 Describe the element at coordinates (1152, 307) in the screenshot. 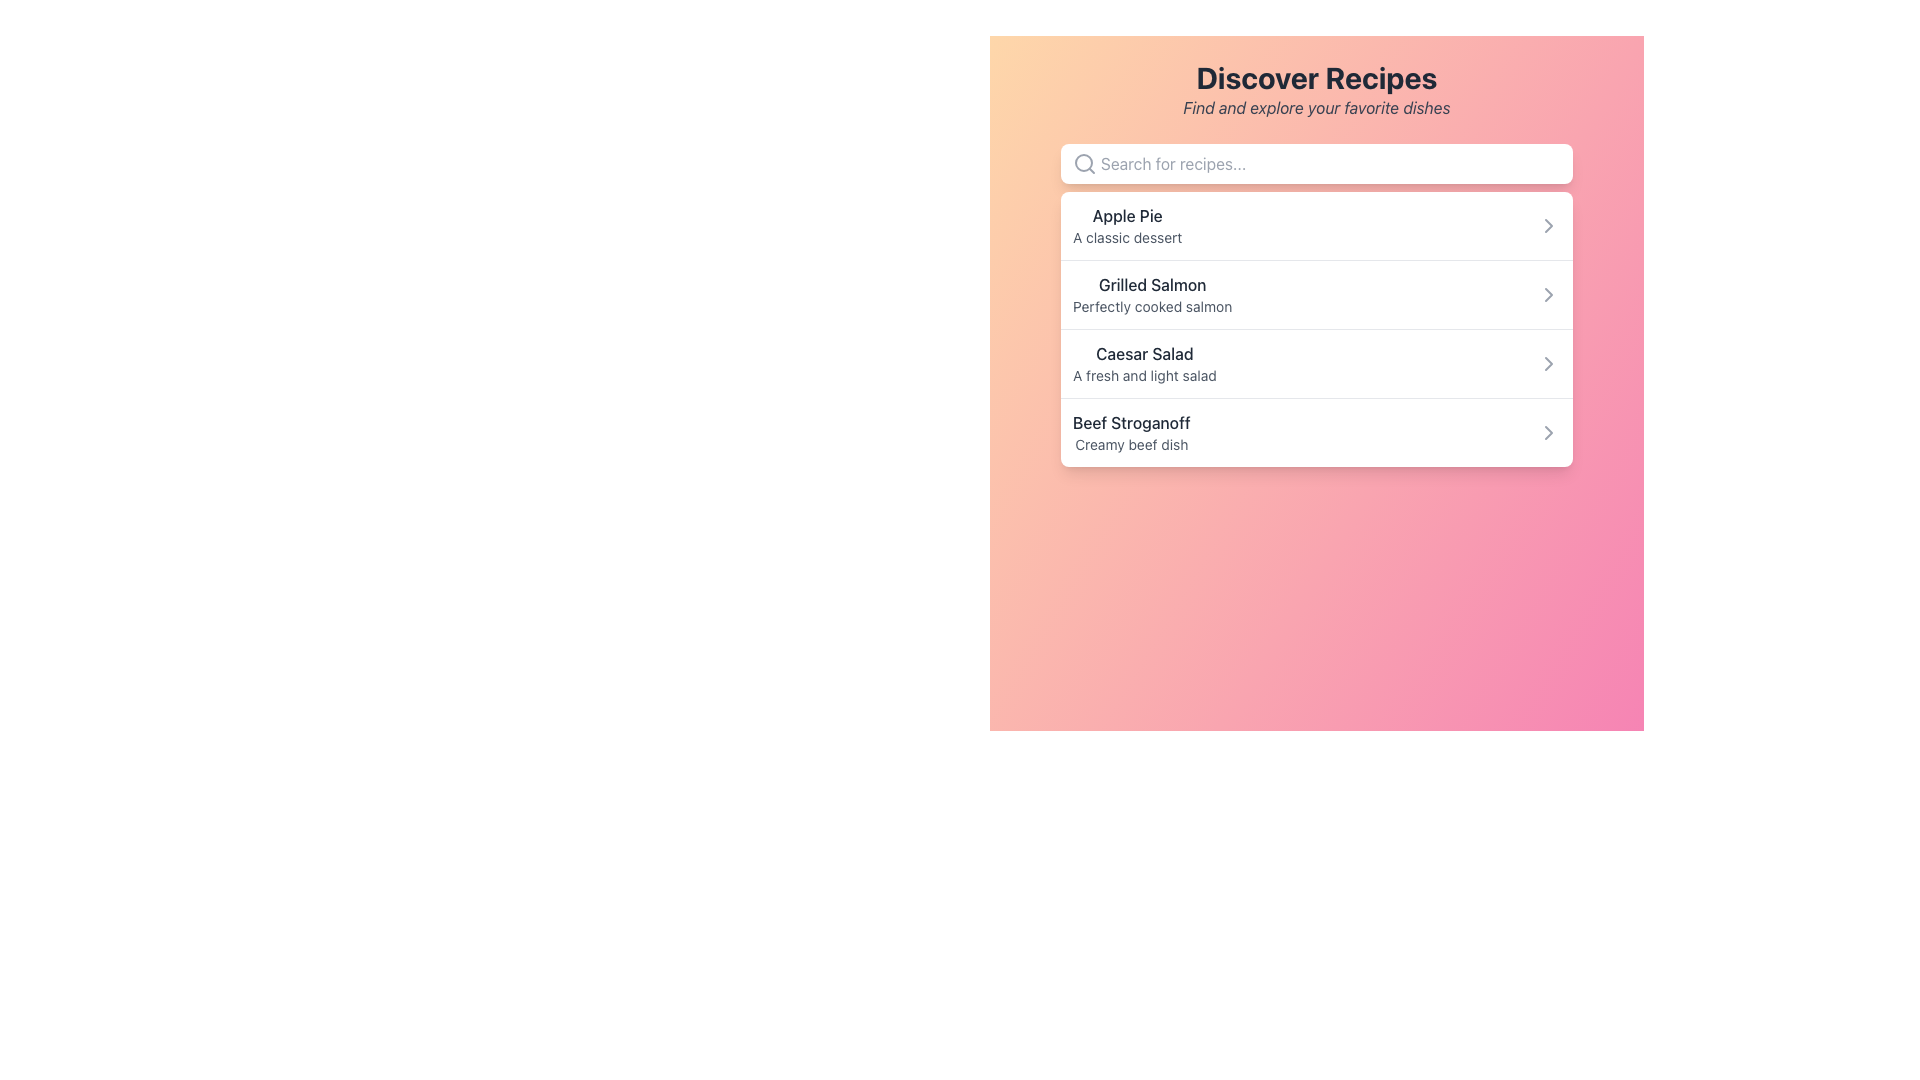

I see `the text label reading 'Perfectly cooked salmon', which is styled in gray and positioned below the title 'Grilled Salmon' in the recipe listing` at that location.